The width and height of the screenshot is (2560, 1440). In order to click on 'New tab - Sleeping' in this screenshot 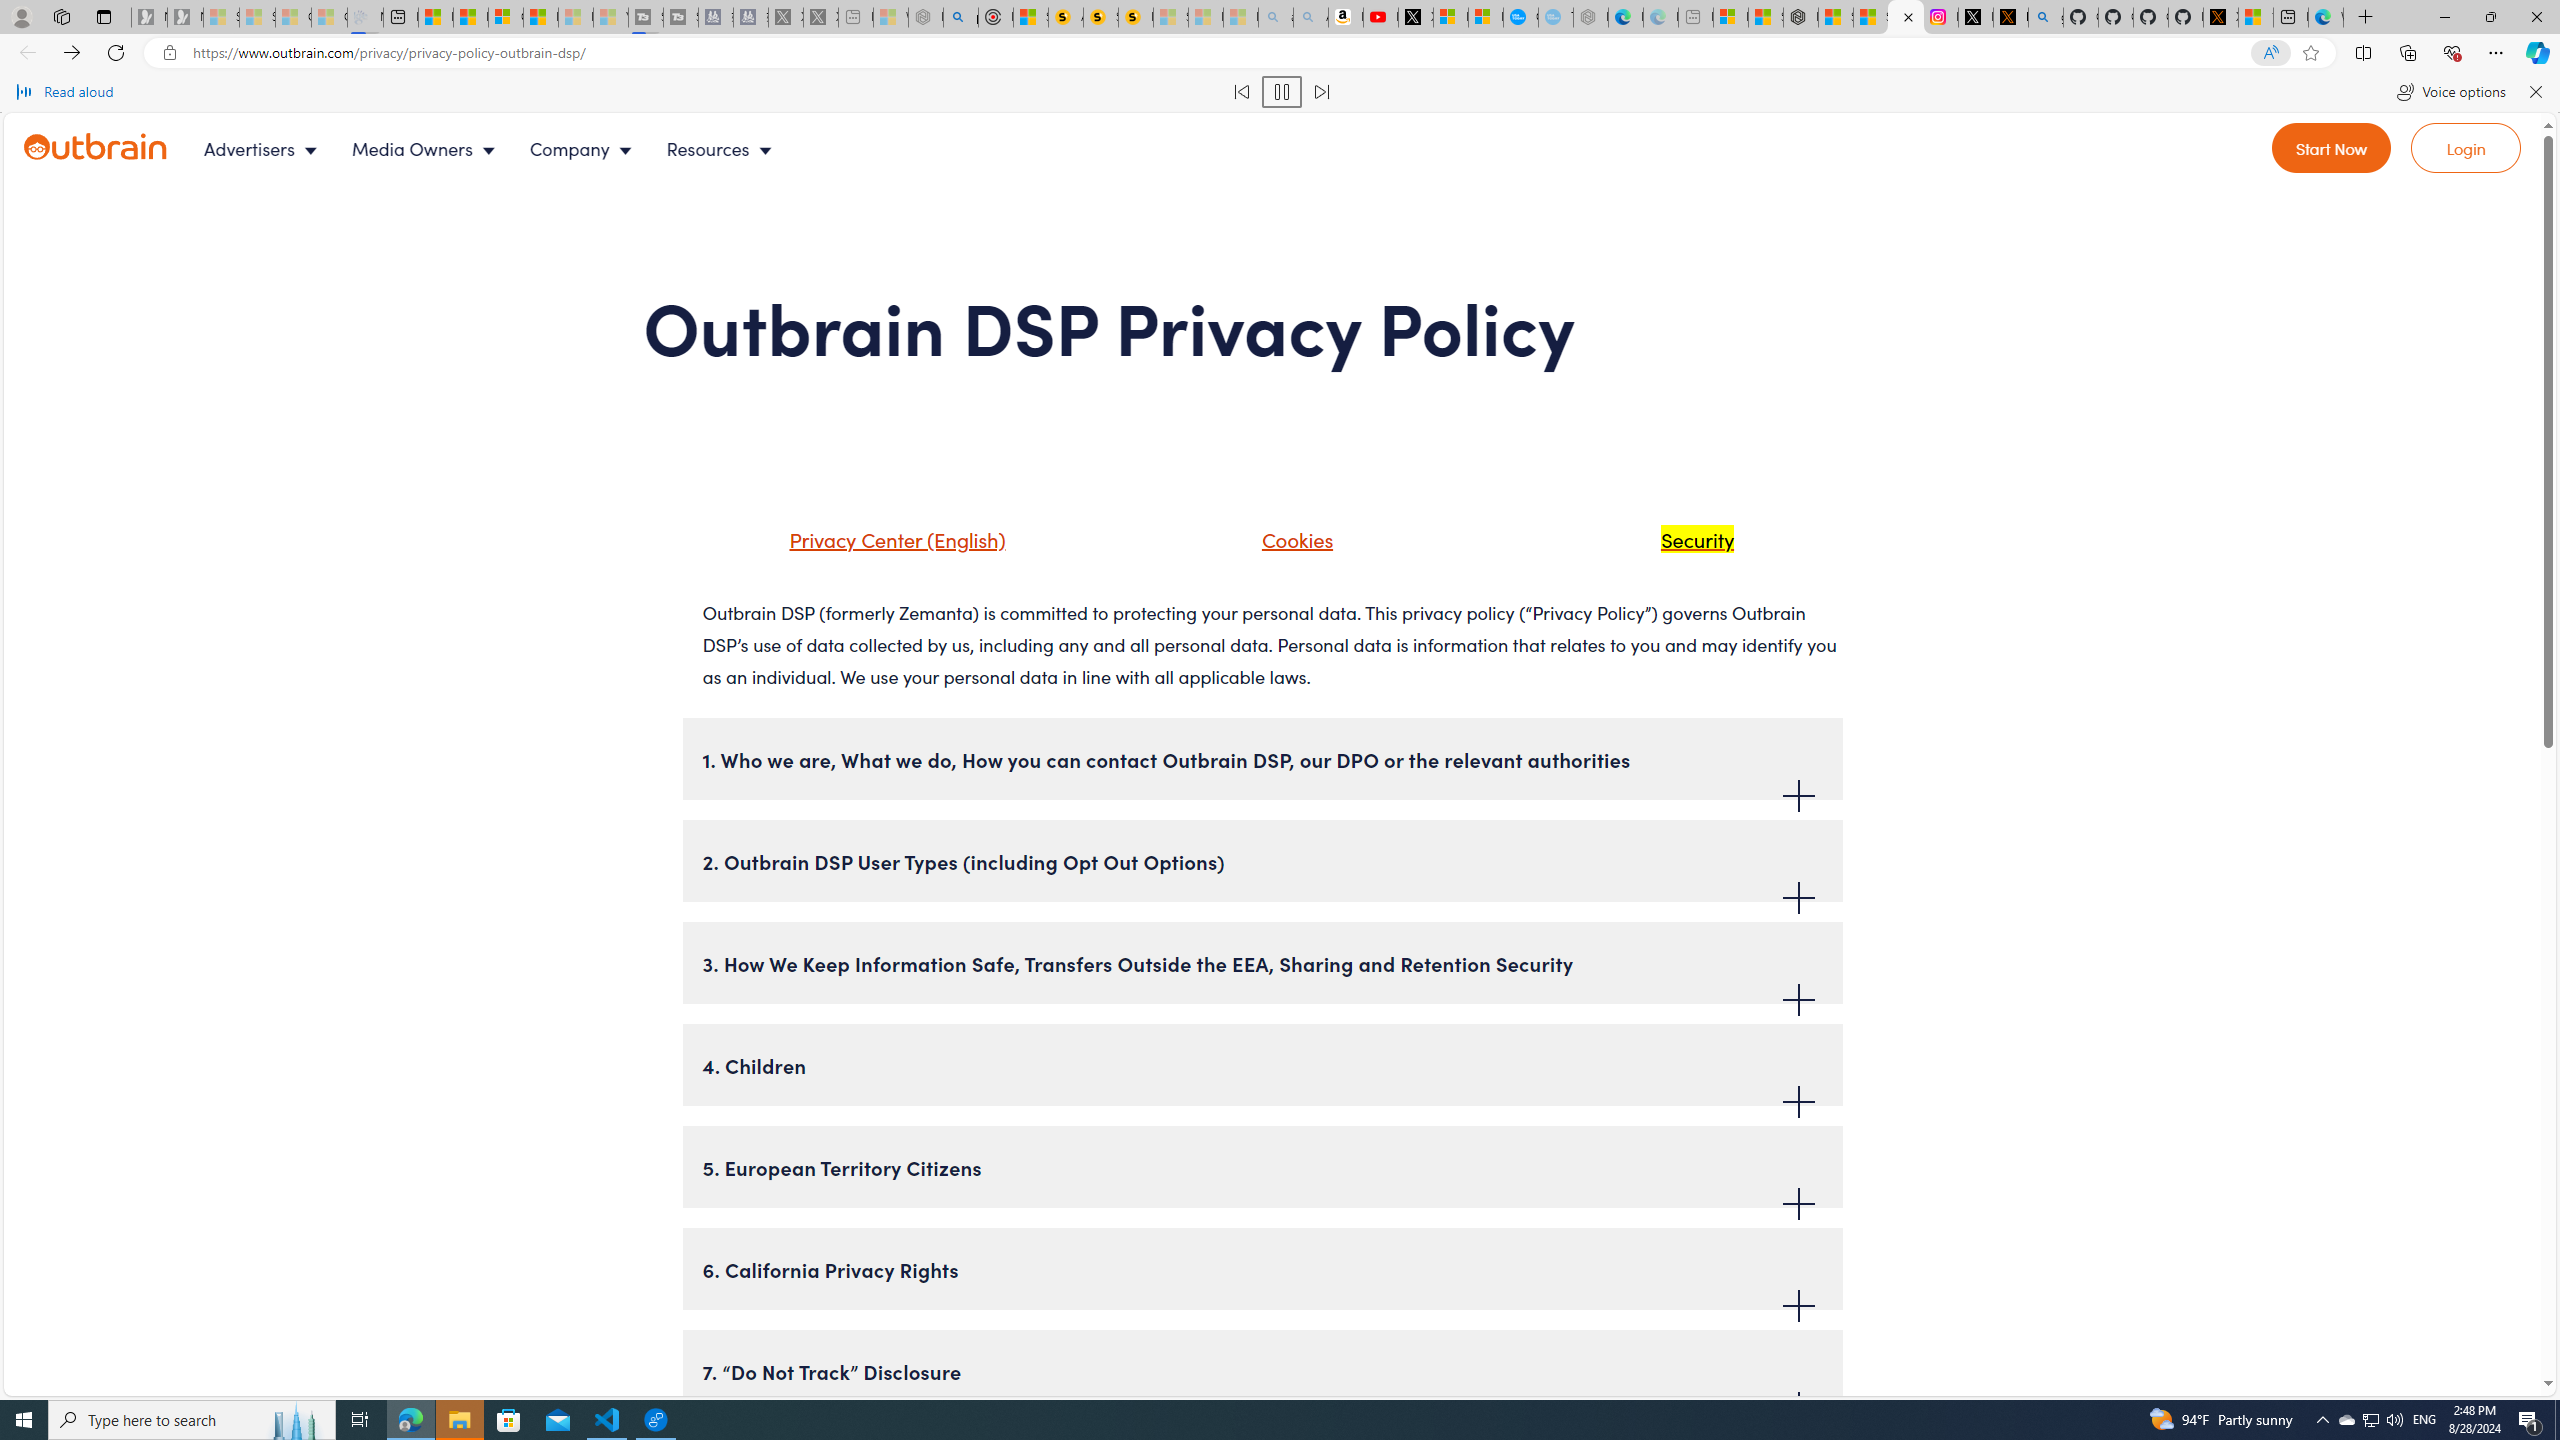, I will do `click(1695, 16)`.